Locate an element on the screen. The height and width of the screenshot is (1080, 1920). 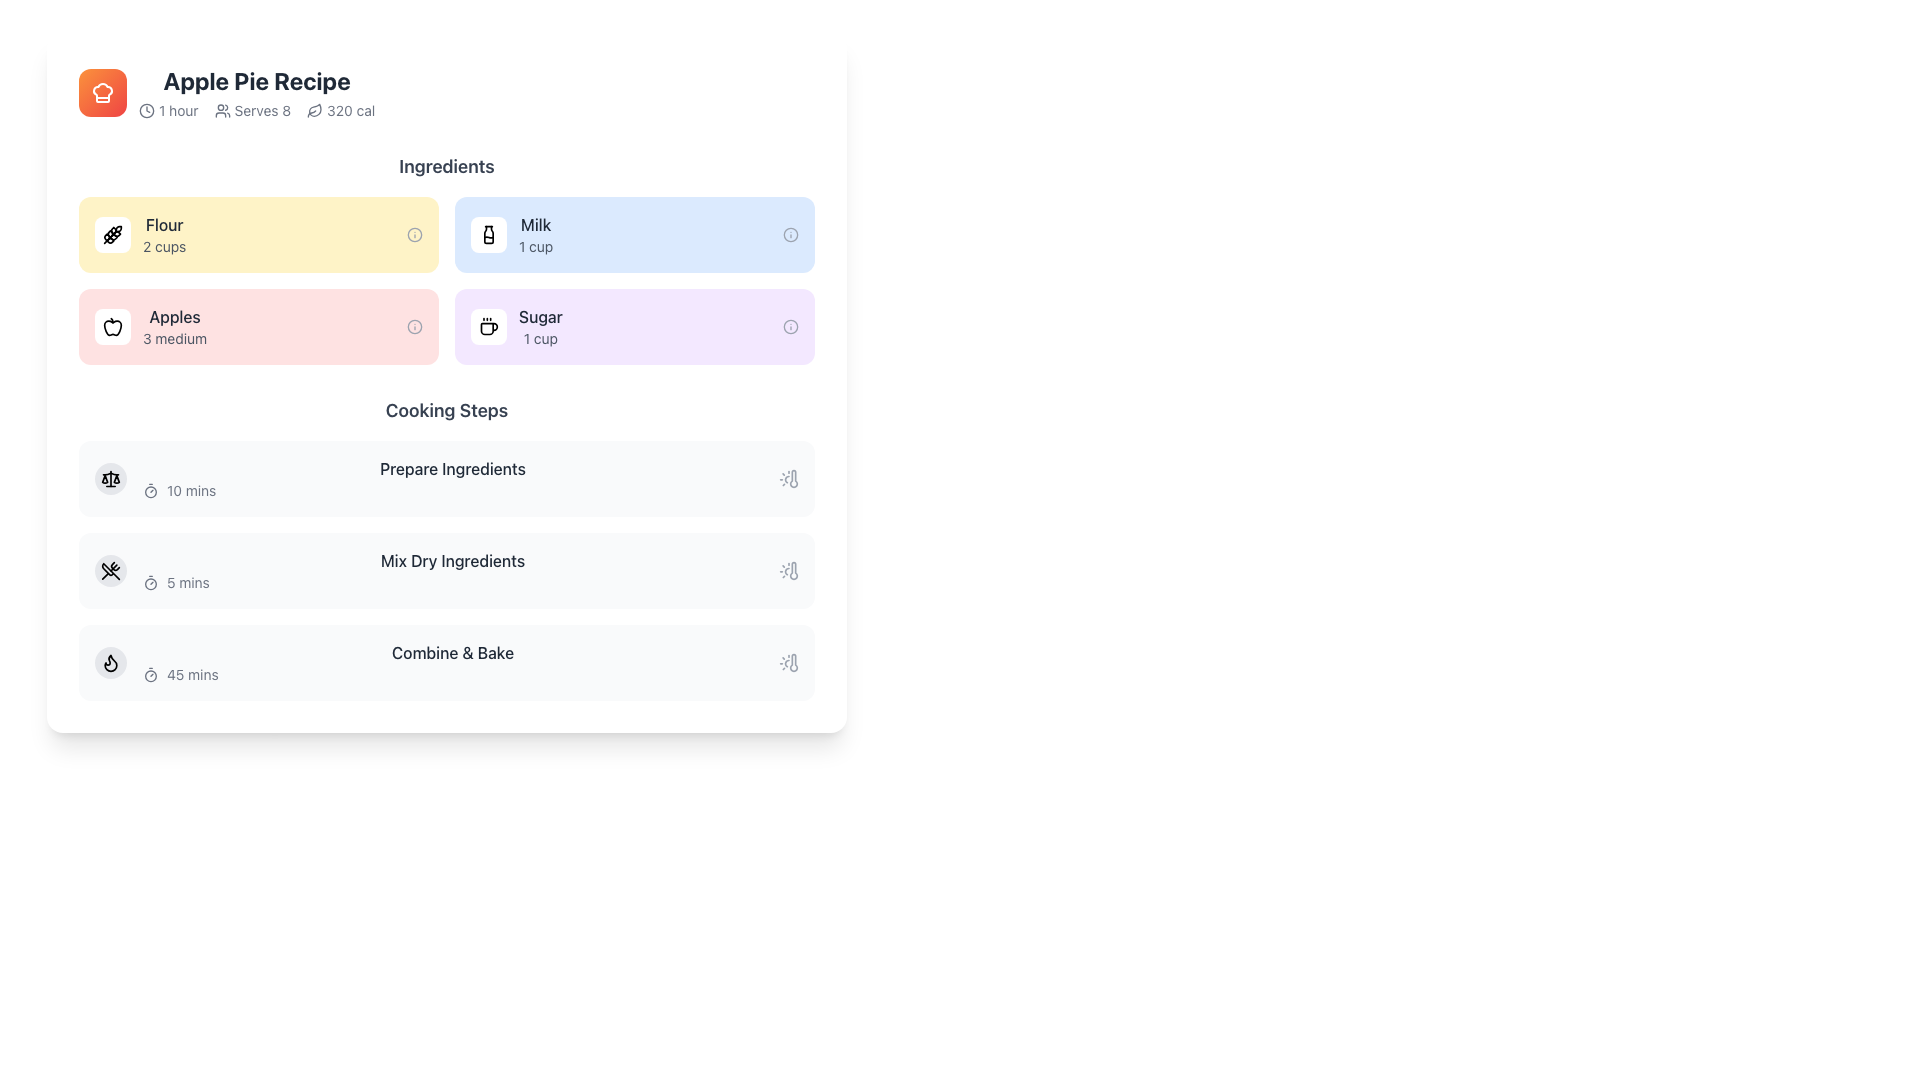
the text label '2 cups' which specifies the quantity of the ingredient 'Flour', located in the upper left of the 'Ingredients' section under 'Flour' is located at coordinates (164, 245).